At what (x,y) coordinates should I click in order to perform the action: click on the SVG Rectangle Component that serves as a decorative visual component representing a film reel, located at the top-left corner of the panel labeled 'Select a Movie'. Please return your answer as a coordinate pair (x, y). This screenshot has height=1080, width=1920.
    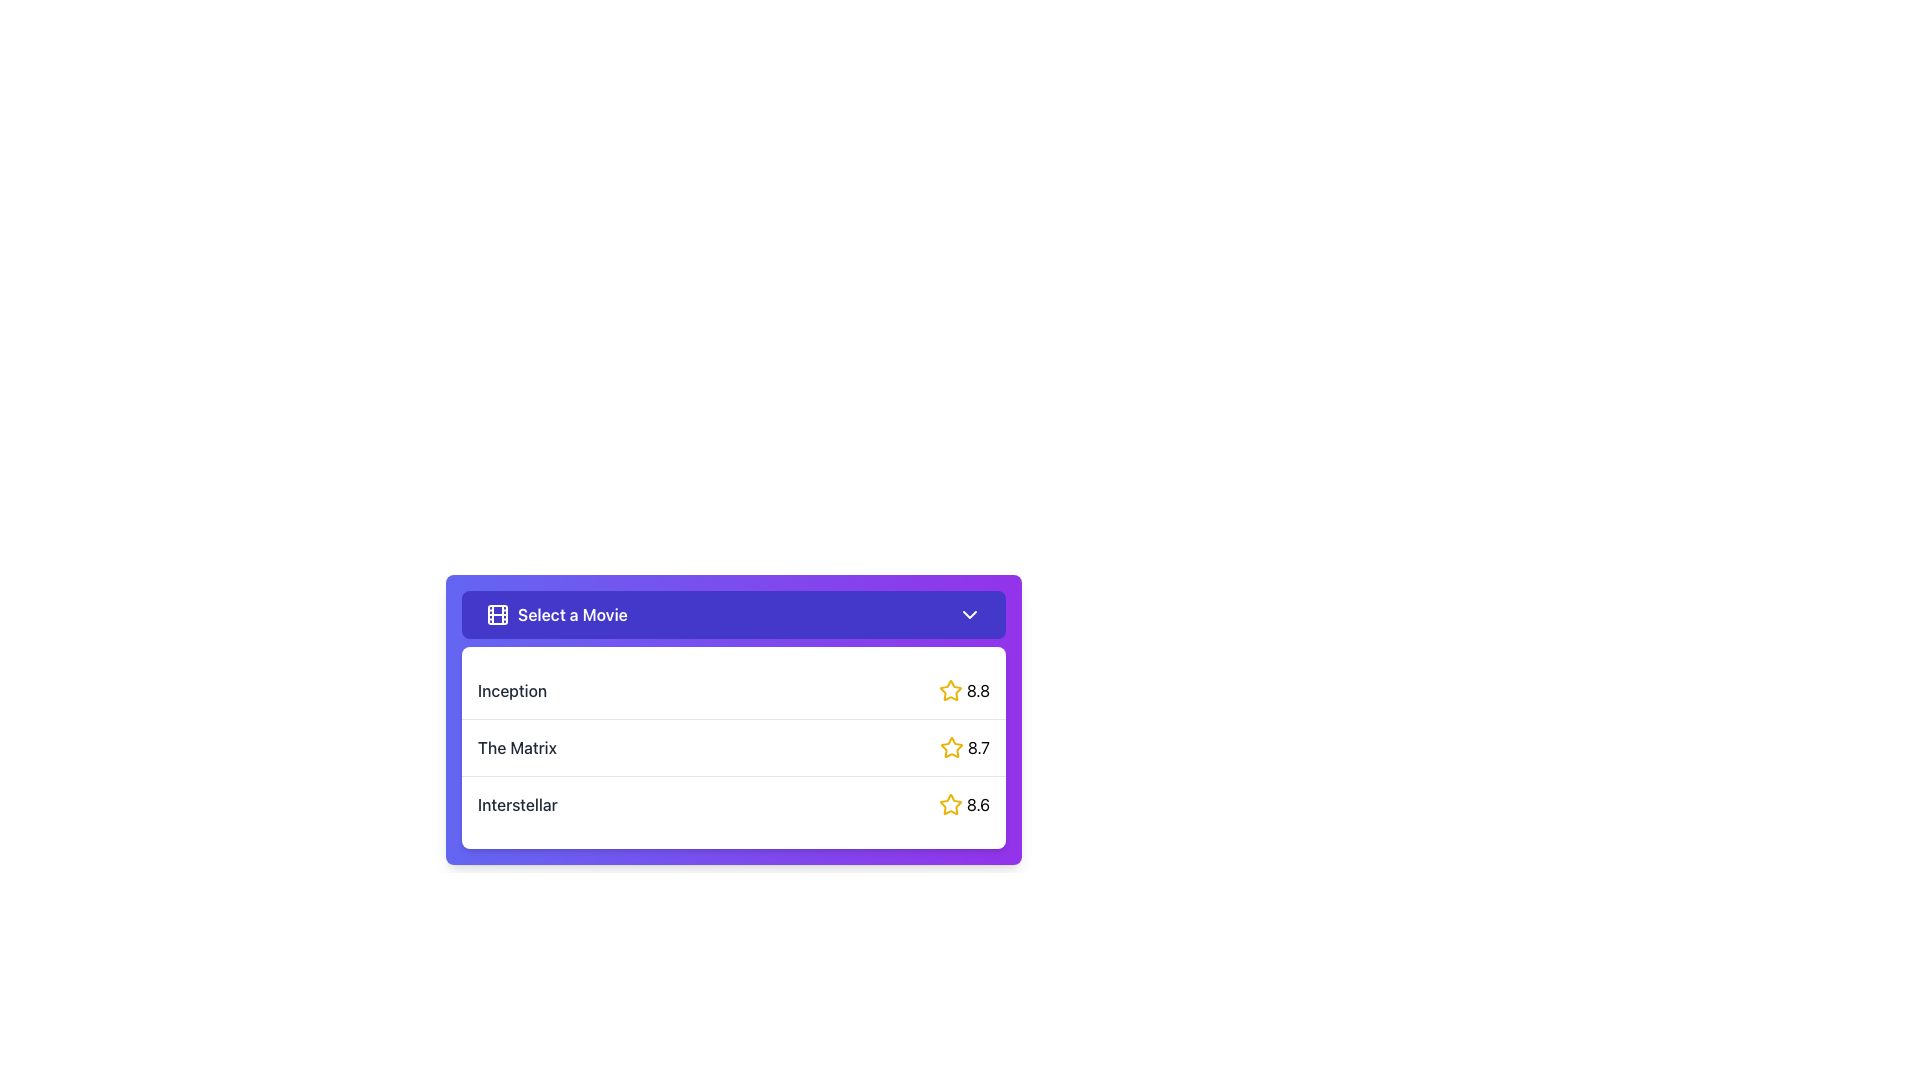
    Looking at the image, I should click on (498, 613).